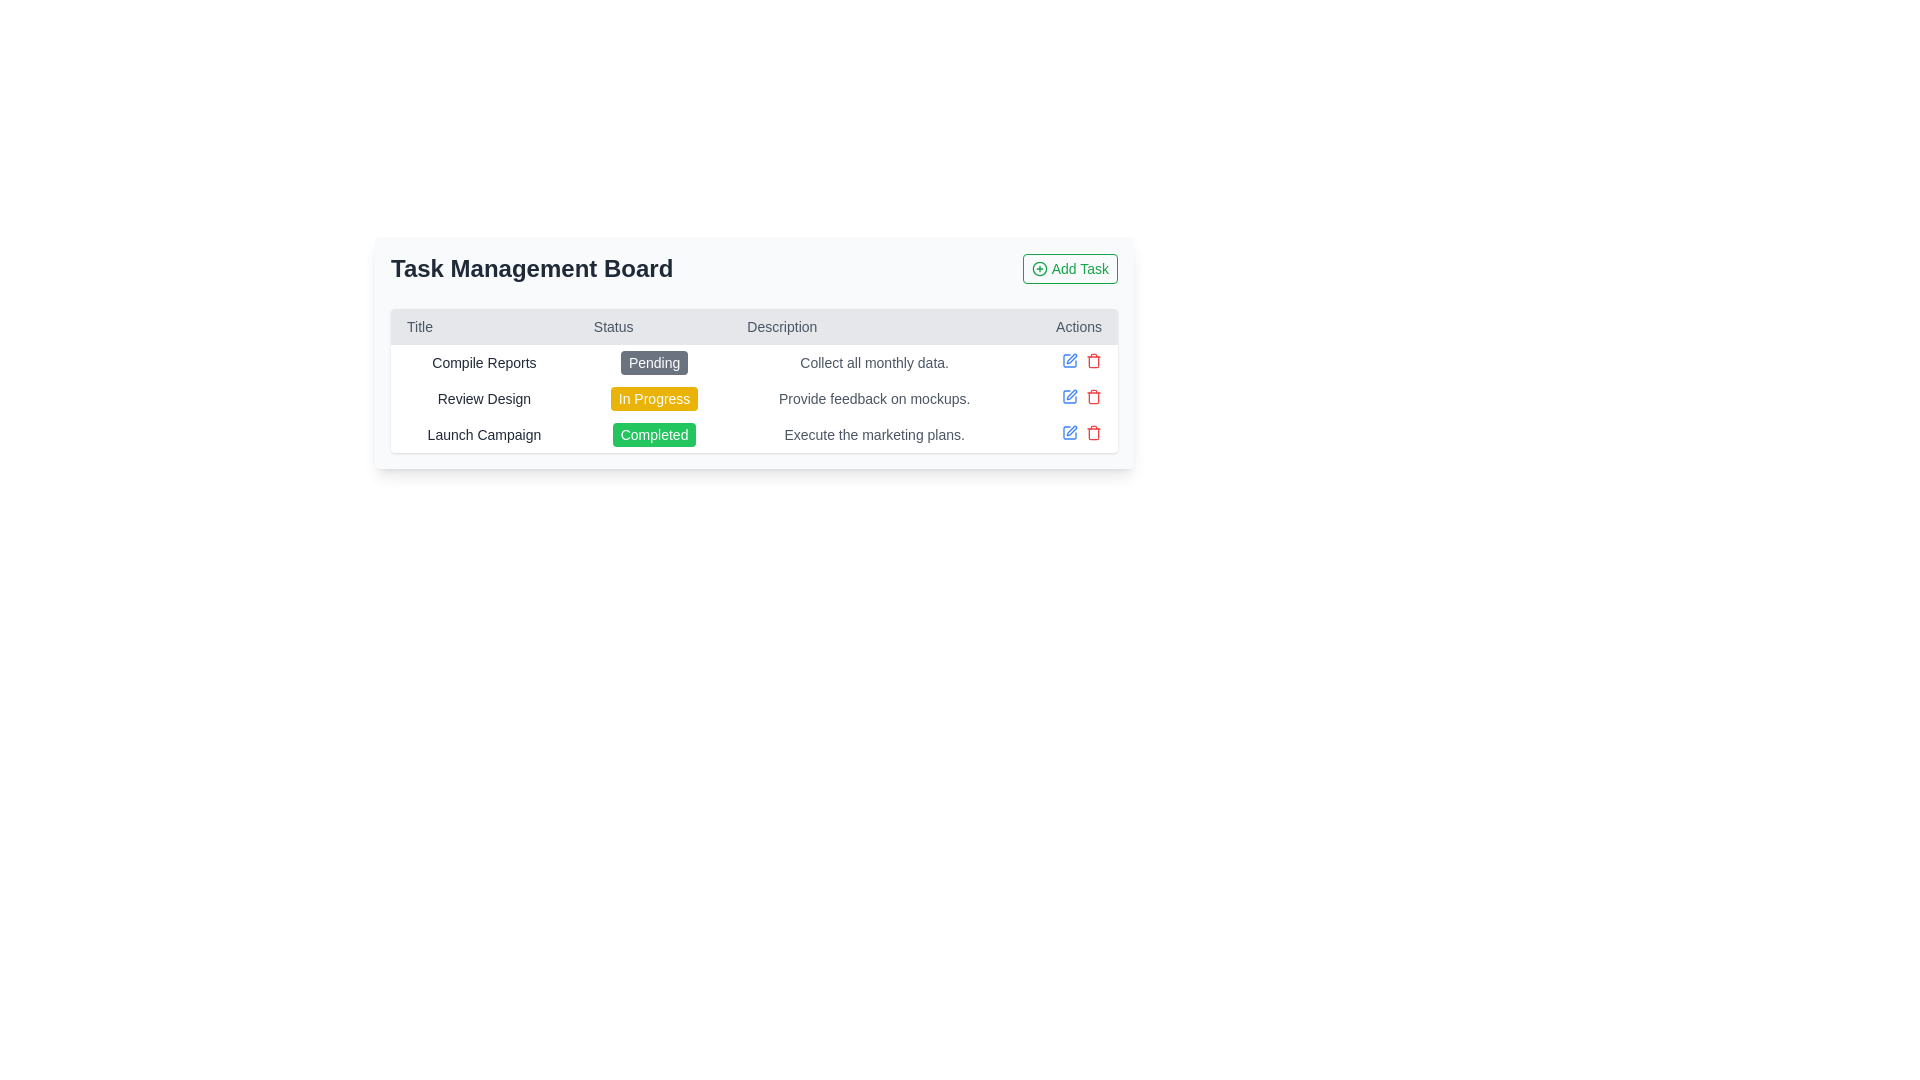 Image resolution: width=1920 pixels, height=1080 pixels. What do you see at coordinates (484, 398) in the screenshot?
I see `the 'Review Design' text label, which serves as a descriptive title for the related row in the table` at bounding box center [484, 398].